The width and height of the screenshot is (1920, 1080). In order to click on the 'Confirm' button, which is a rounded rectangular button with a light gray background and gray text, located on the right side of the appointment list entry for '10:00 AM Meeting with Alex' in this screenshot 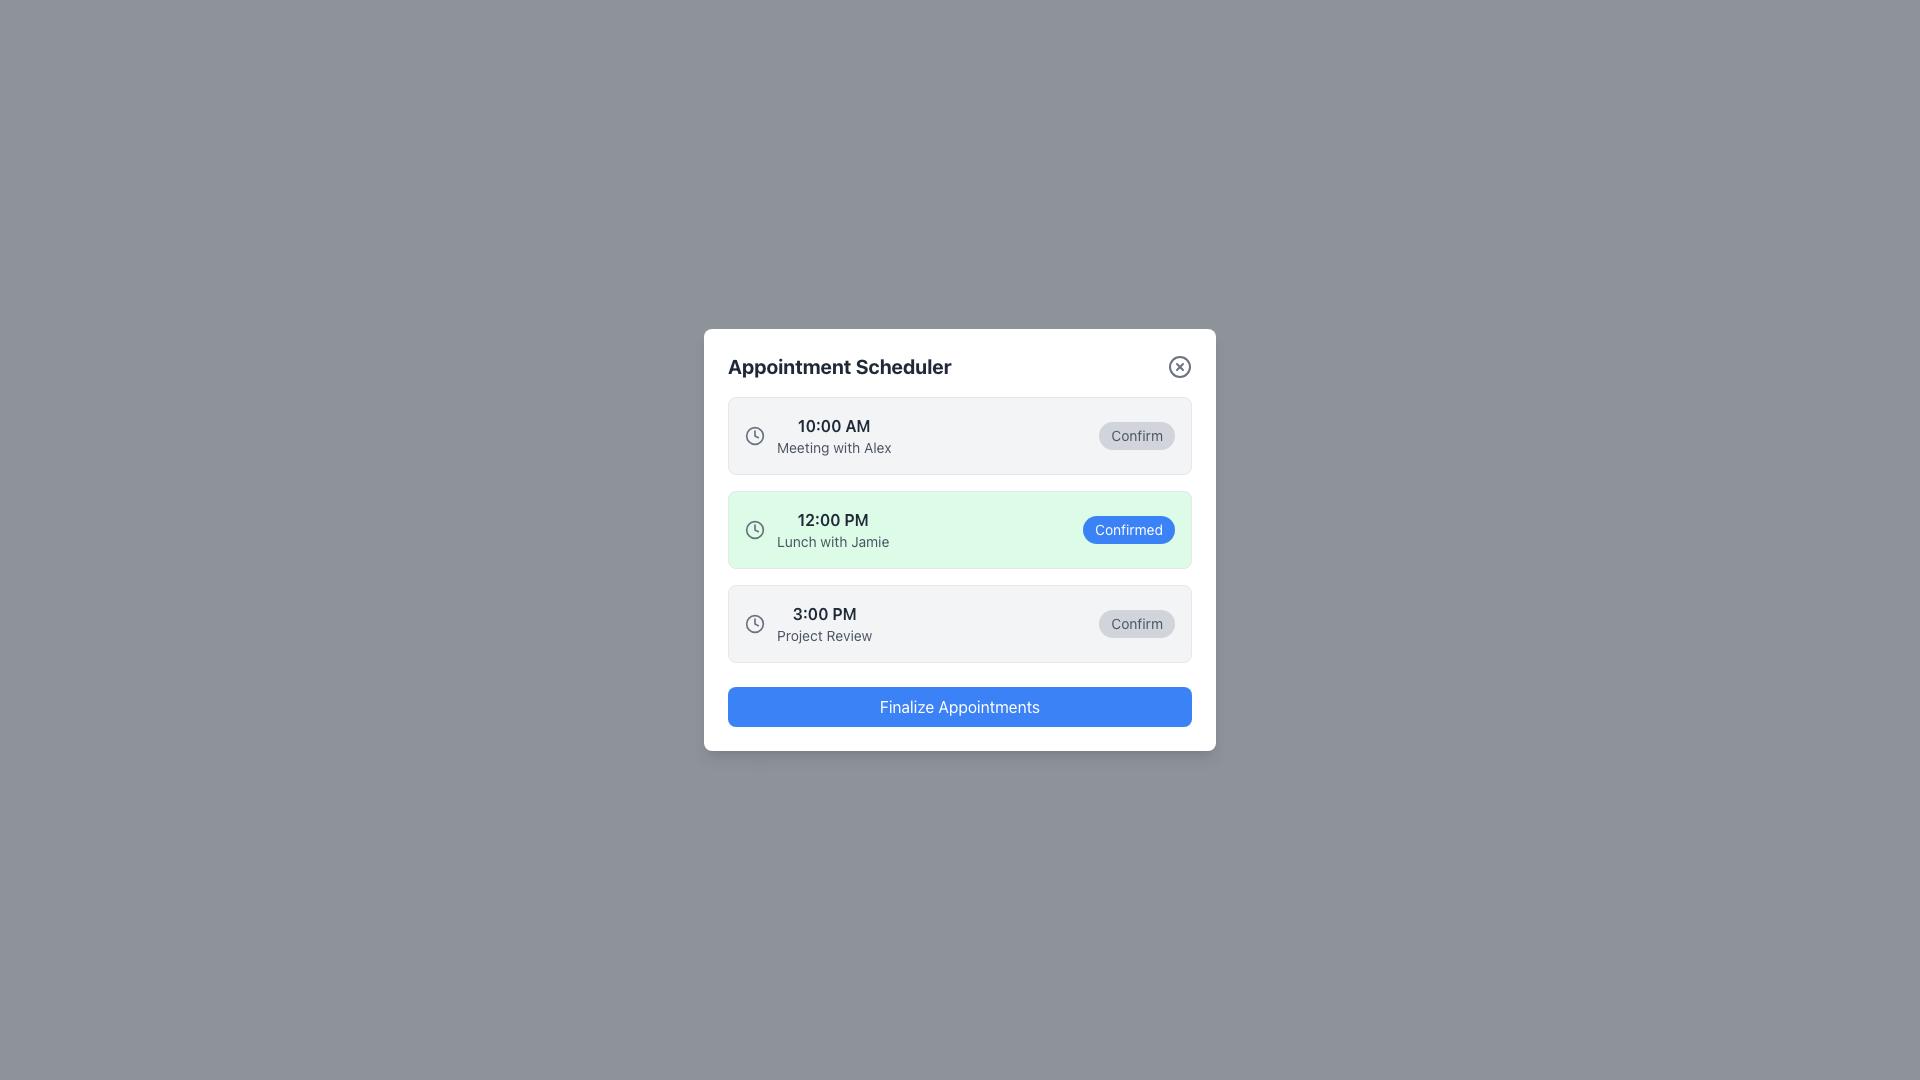, I will do `click(1137, 434)`.